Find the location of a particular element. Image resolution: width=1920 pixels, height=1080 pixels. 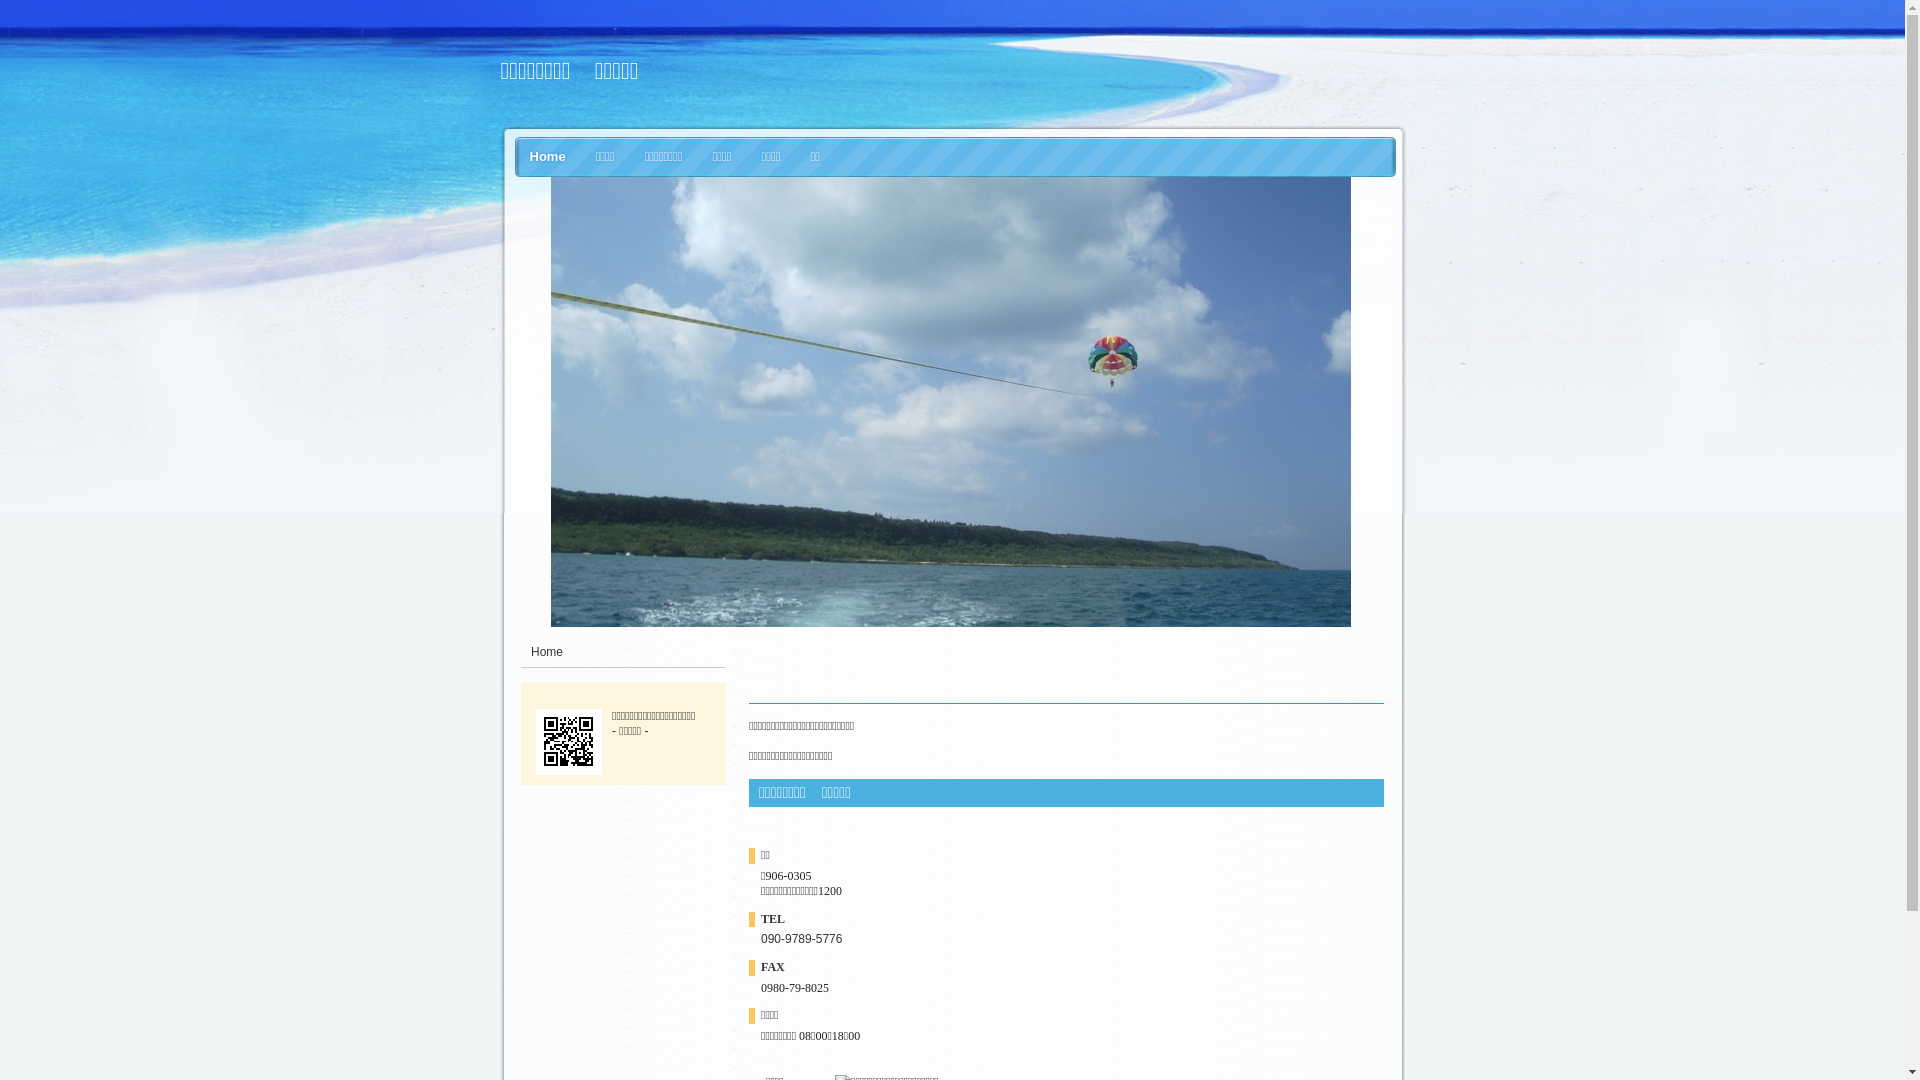

'090-9789-5776' is located at coordinates (760, 938).